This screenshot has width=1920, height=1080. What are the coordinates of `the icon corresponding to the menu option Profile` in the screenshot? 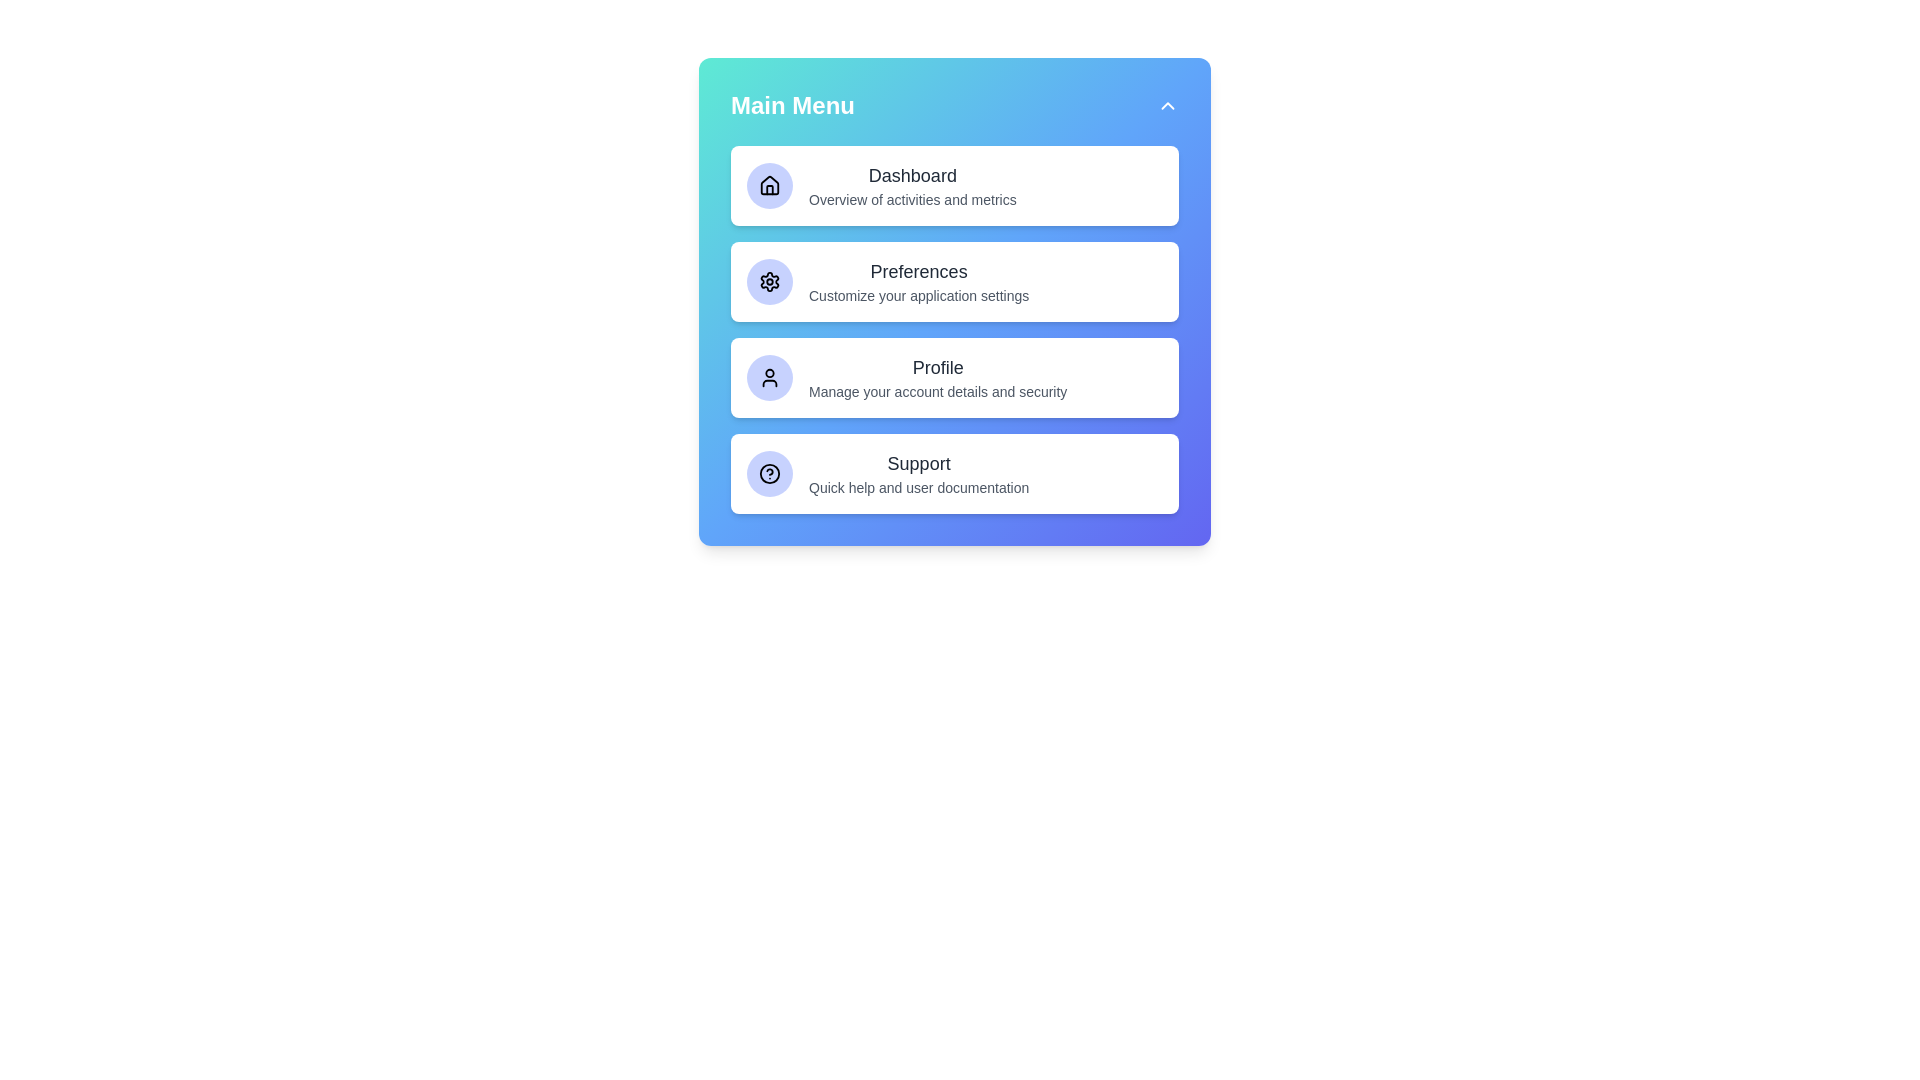 It's located at (768, 378).